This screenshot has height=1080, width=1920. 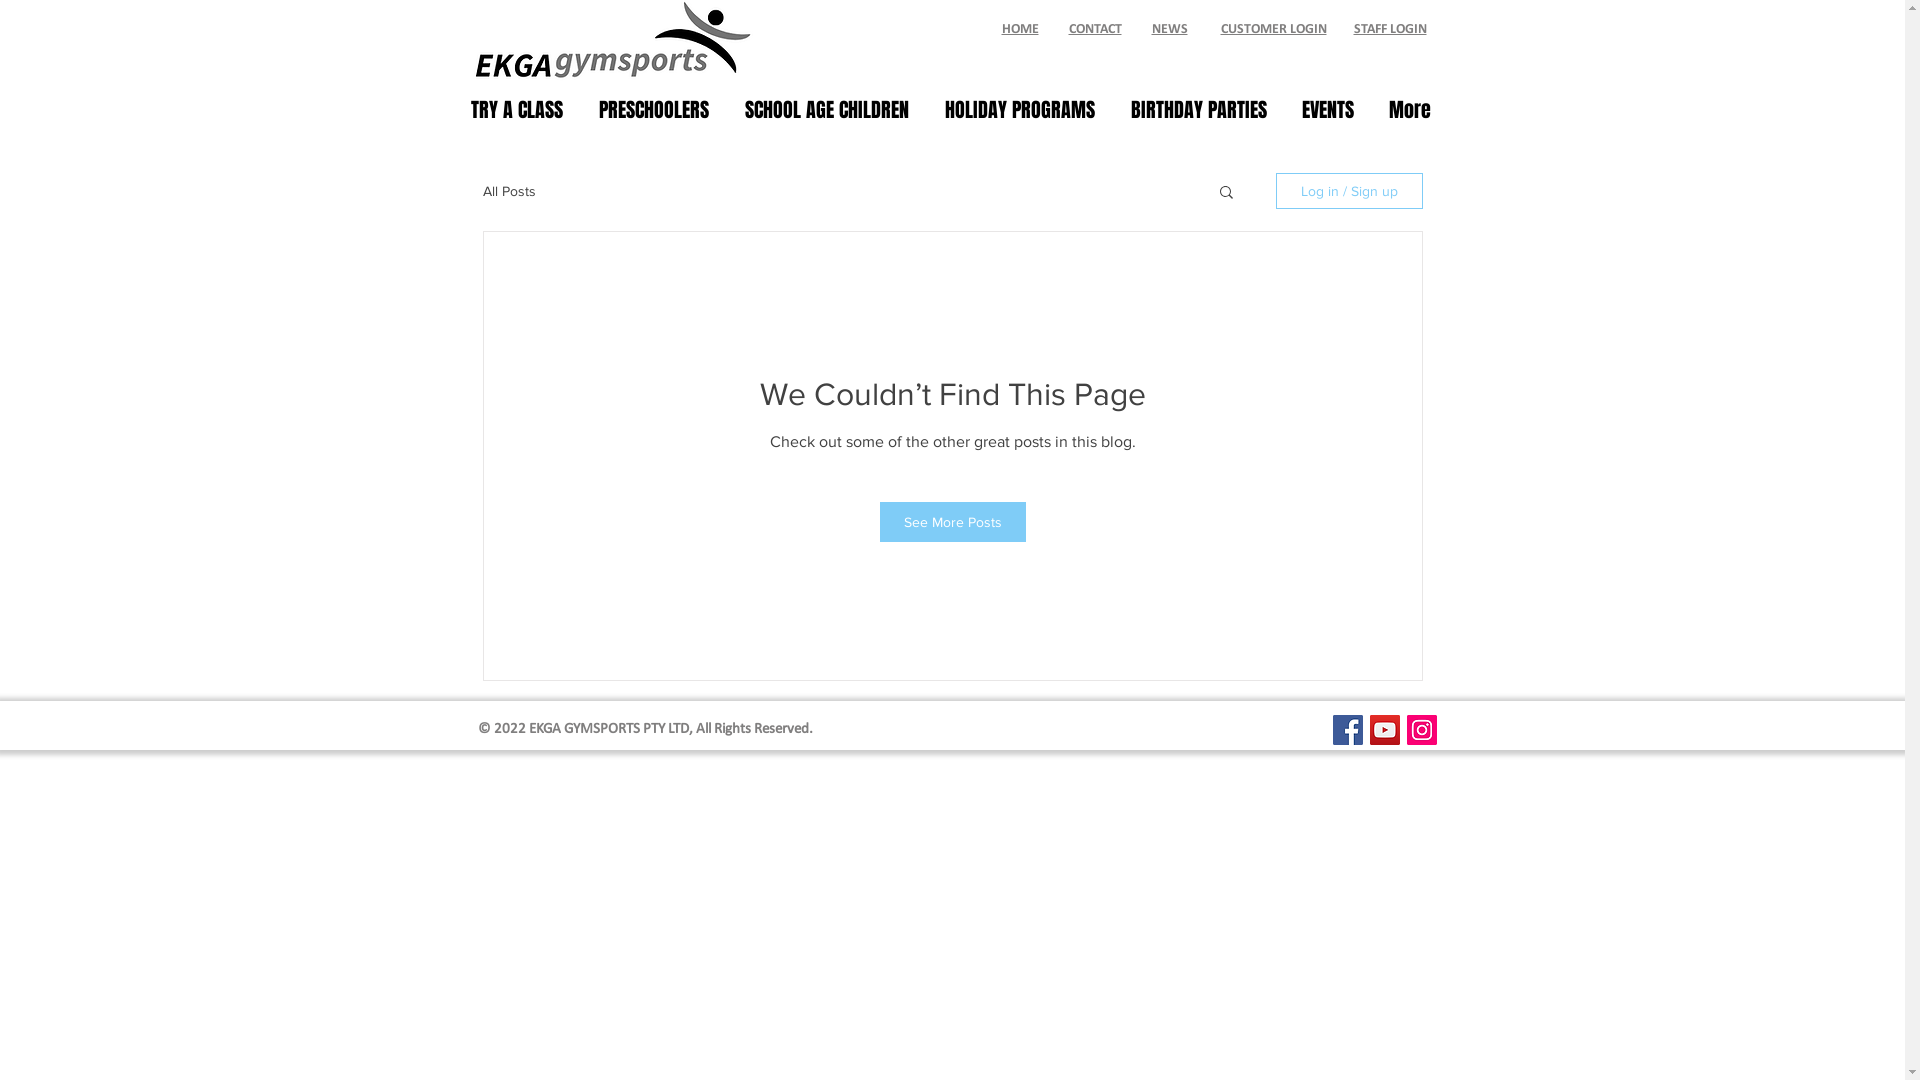 I want to click on 'CUSTOMER LOGIN', so click(x=1271, y=29).